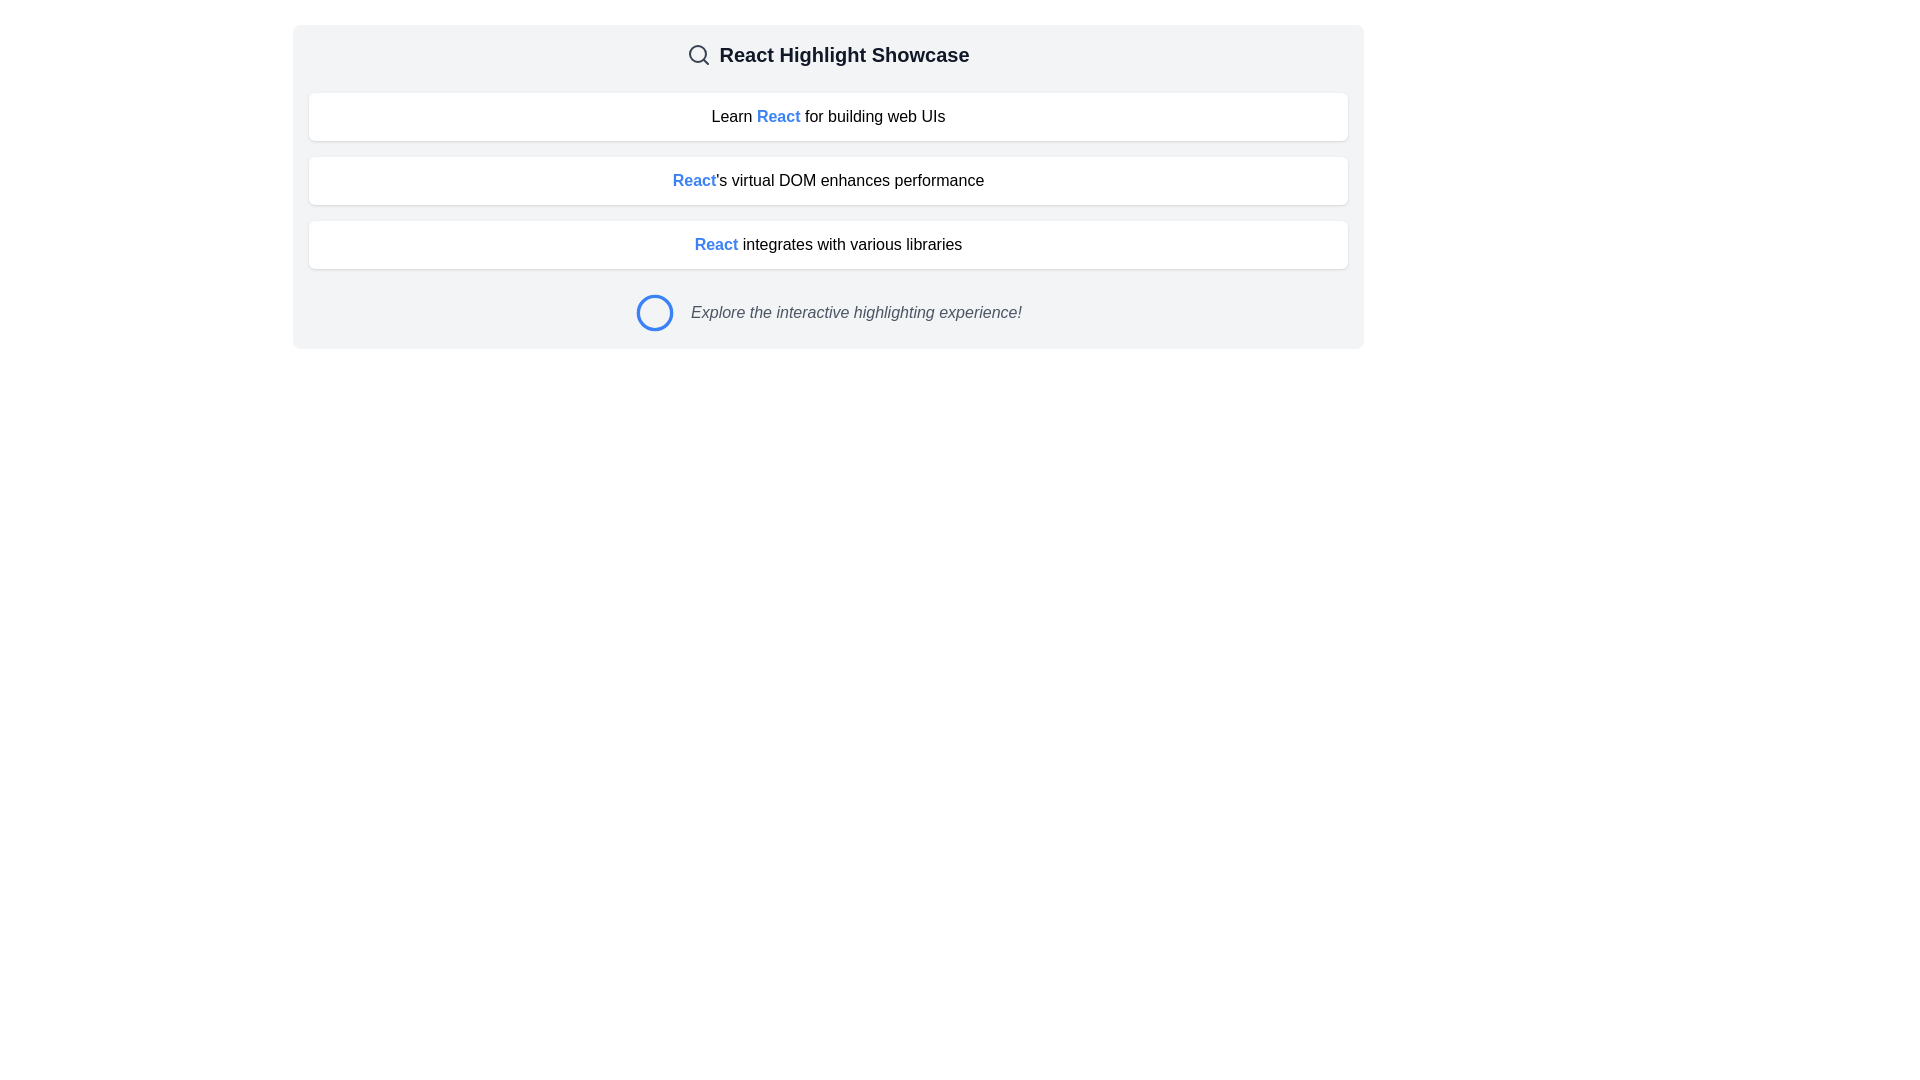 The image size is (1920, 1080). I want to click on the text element stating 'React integrates with various libraries', which features 'React' in blue bold font and is located at the bottom of a vertically arranged list on a white background, so click(828, 243).